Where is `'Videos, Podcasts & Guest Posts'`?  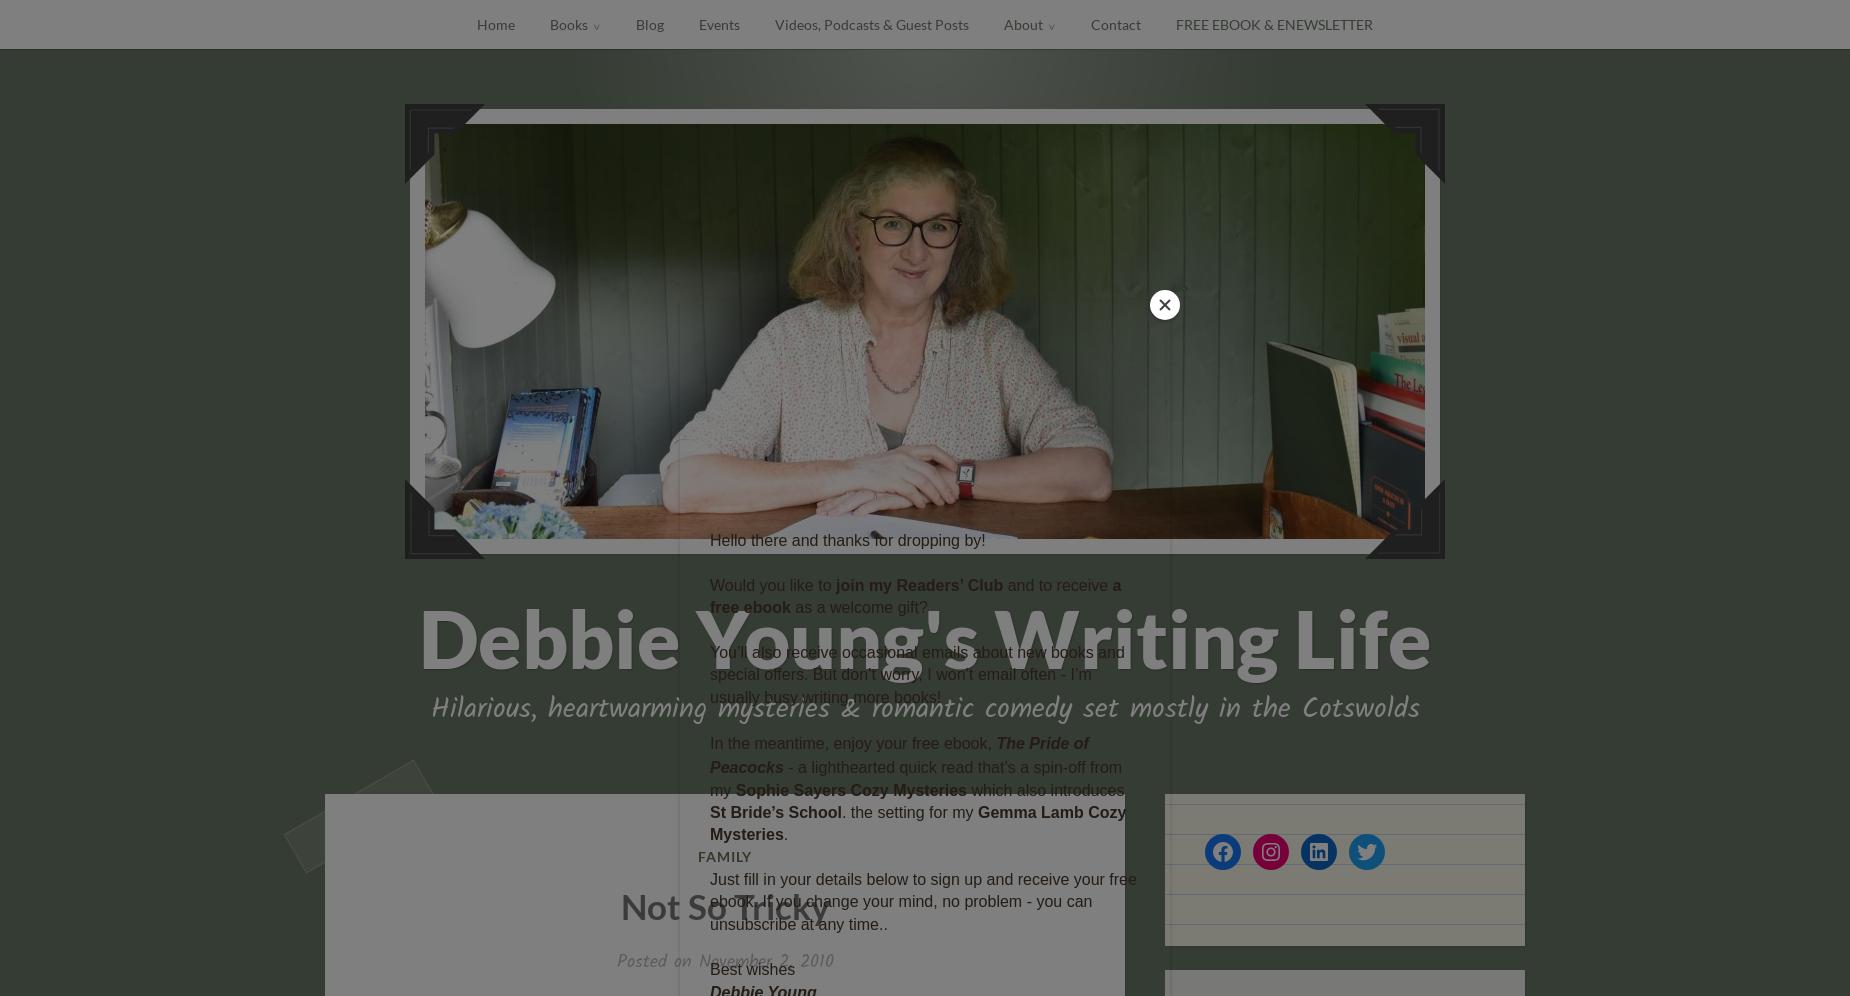
'Videos, Podcasts & Guest Posts' is located at coordinates (774, 24).